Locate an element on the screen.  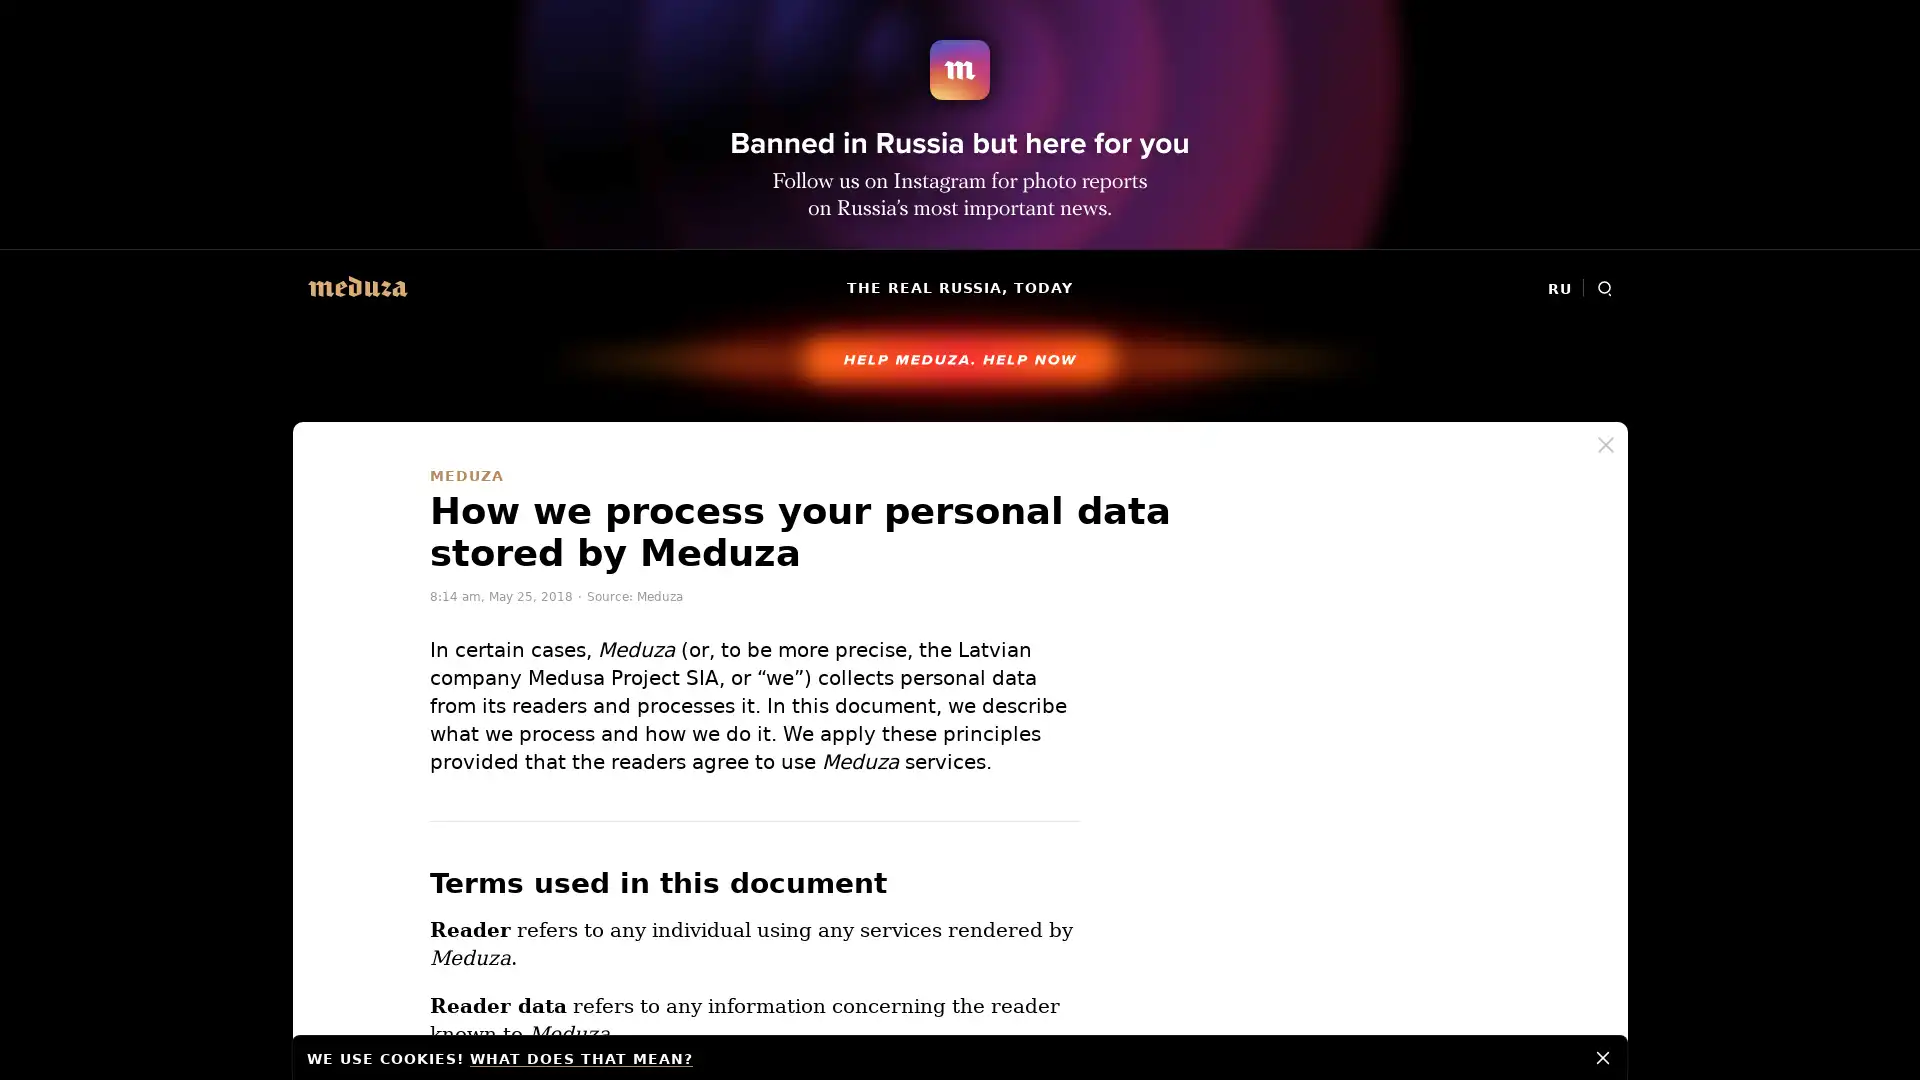
Search is located at coordinates (1604, 288).